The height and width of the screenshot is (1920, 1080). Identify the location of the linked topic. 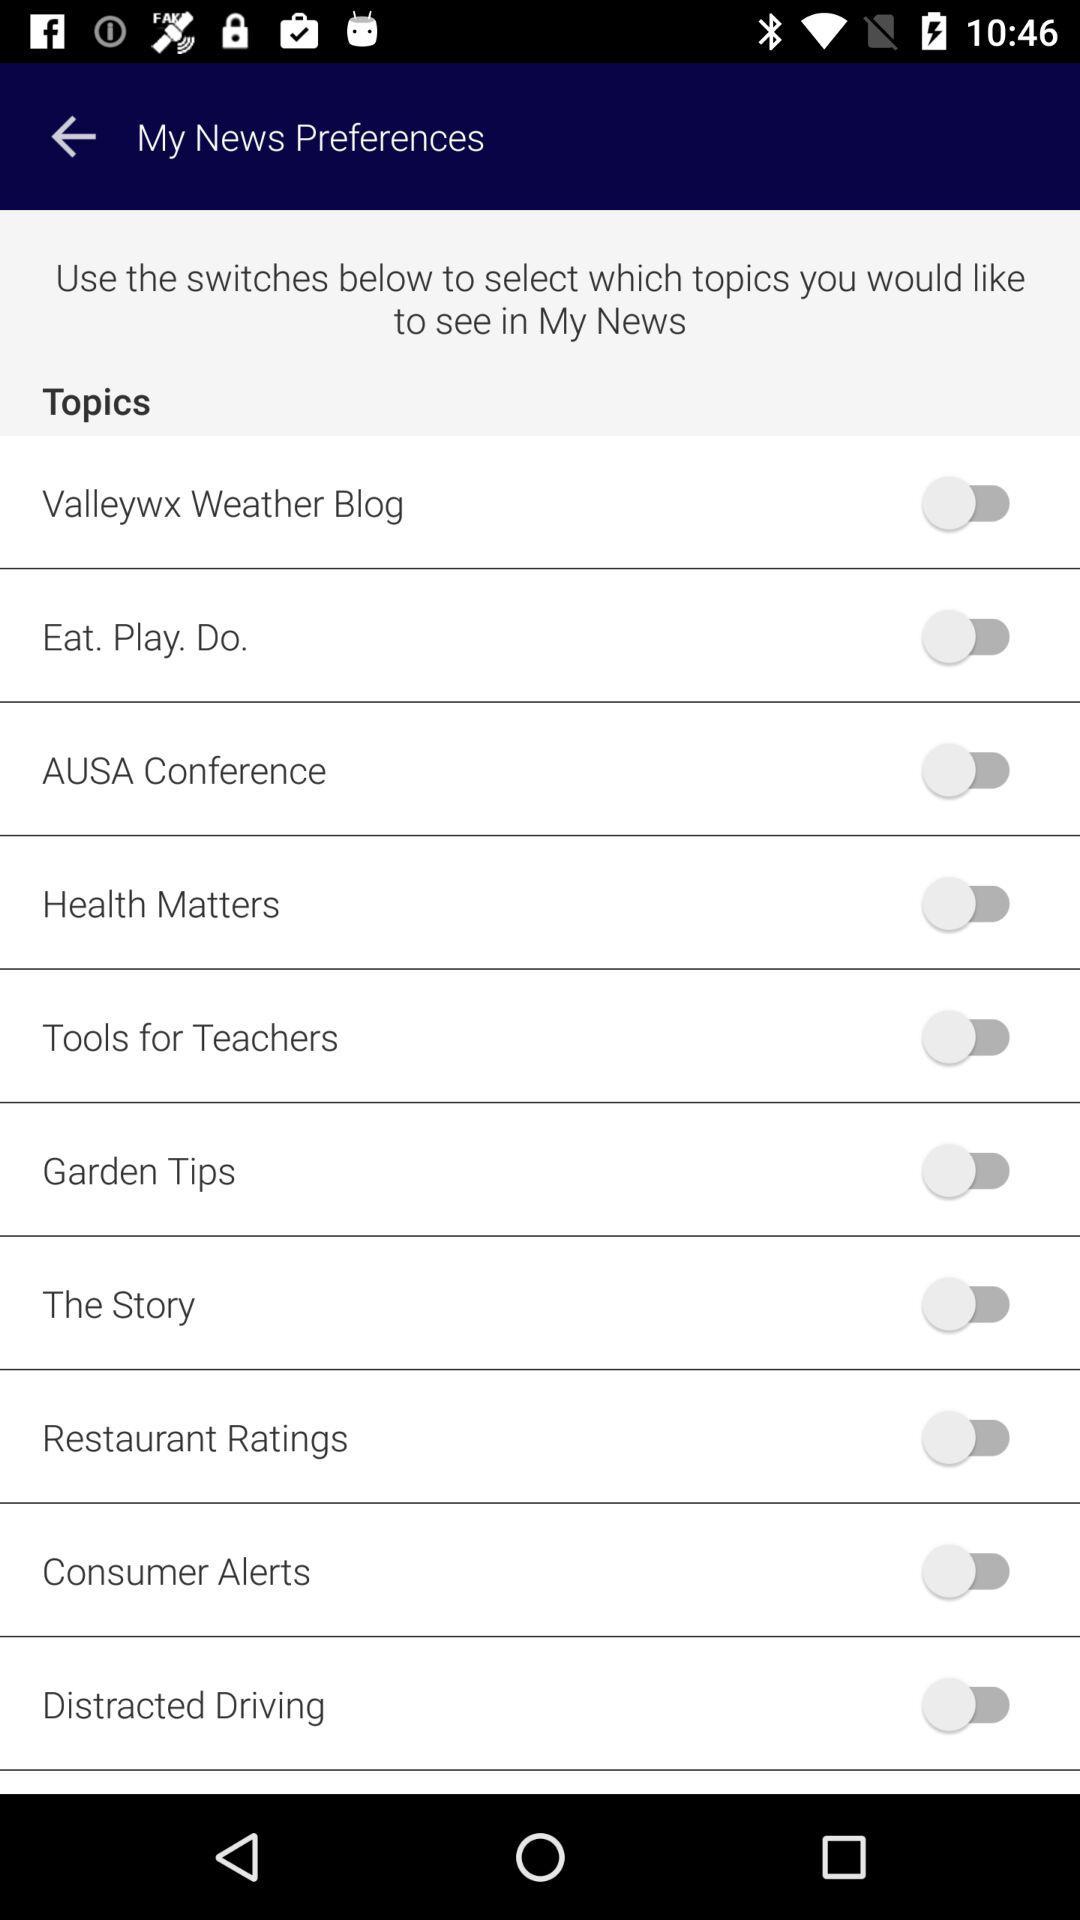
(974, 1036).